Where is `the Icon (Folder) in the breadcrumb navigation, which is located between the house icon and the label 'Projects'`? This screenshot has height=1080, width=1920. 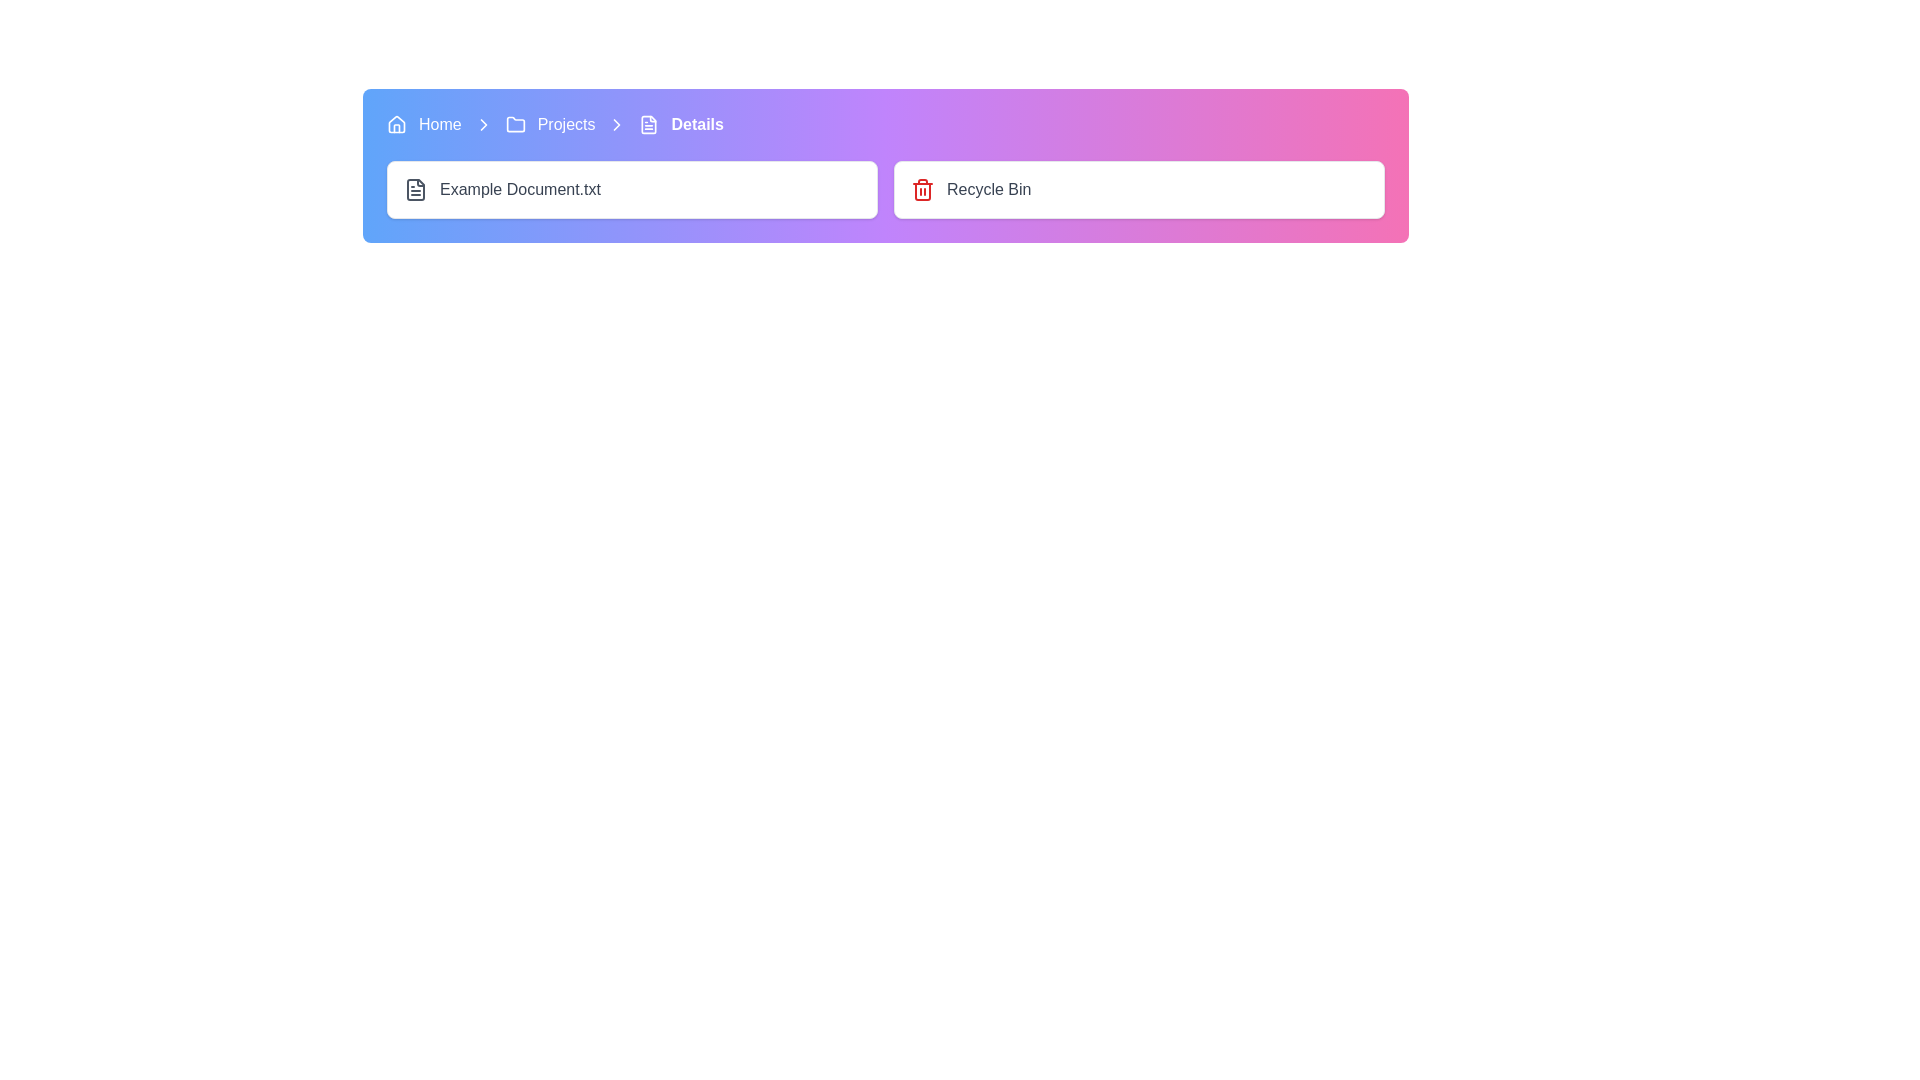
the Icon (Folder) in the breadcrumb navigation, which is located between the house icon and the label 'Projects' is located at coordinates (515, 124).